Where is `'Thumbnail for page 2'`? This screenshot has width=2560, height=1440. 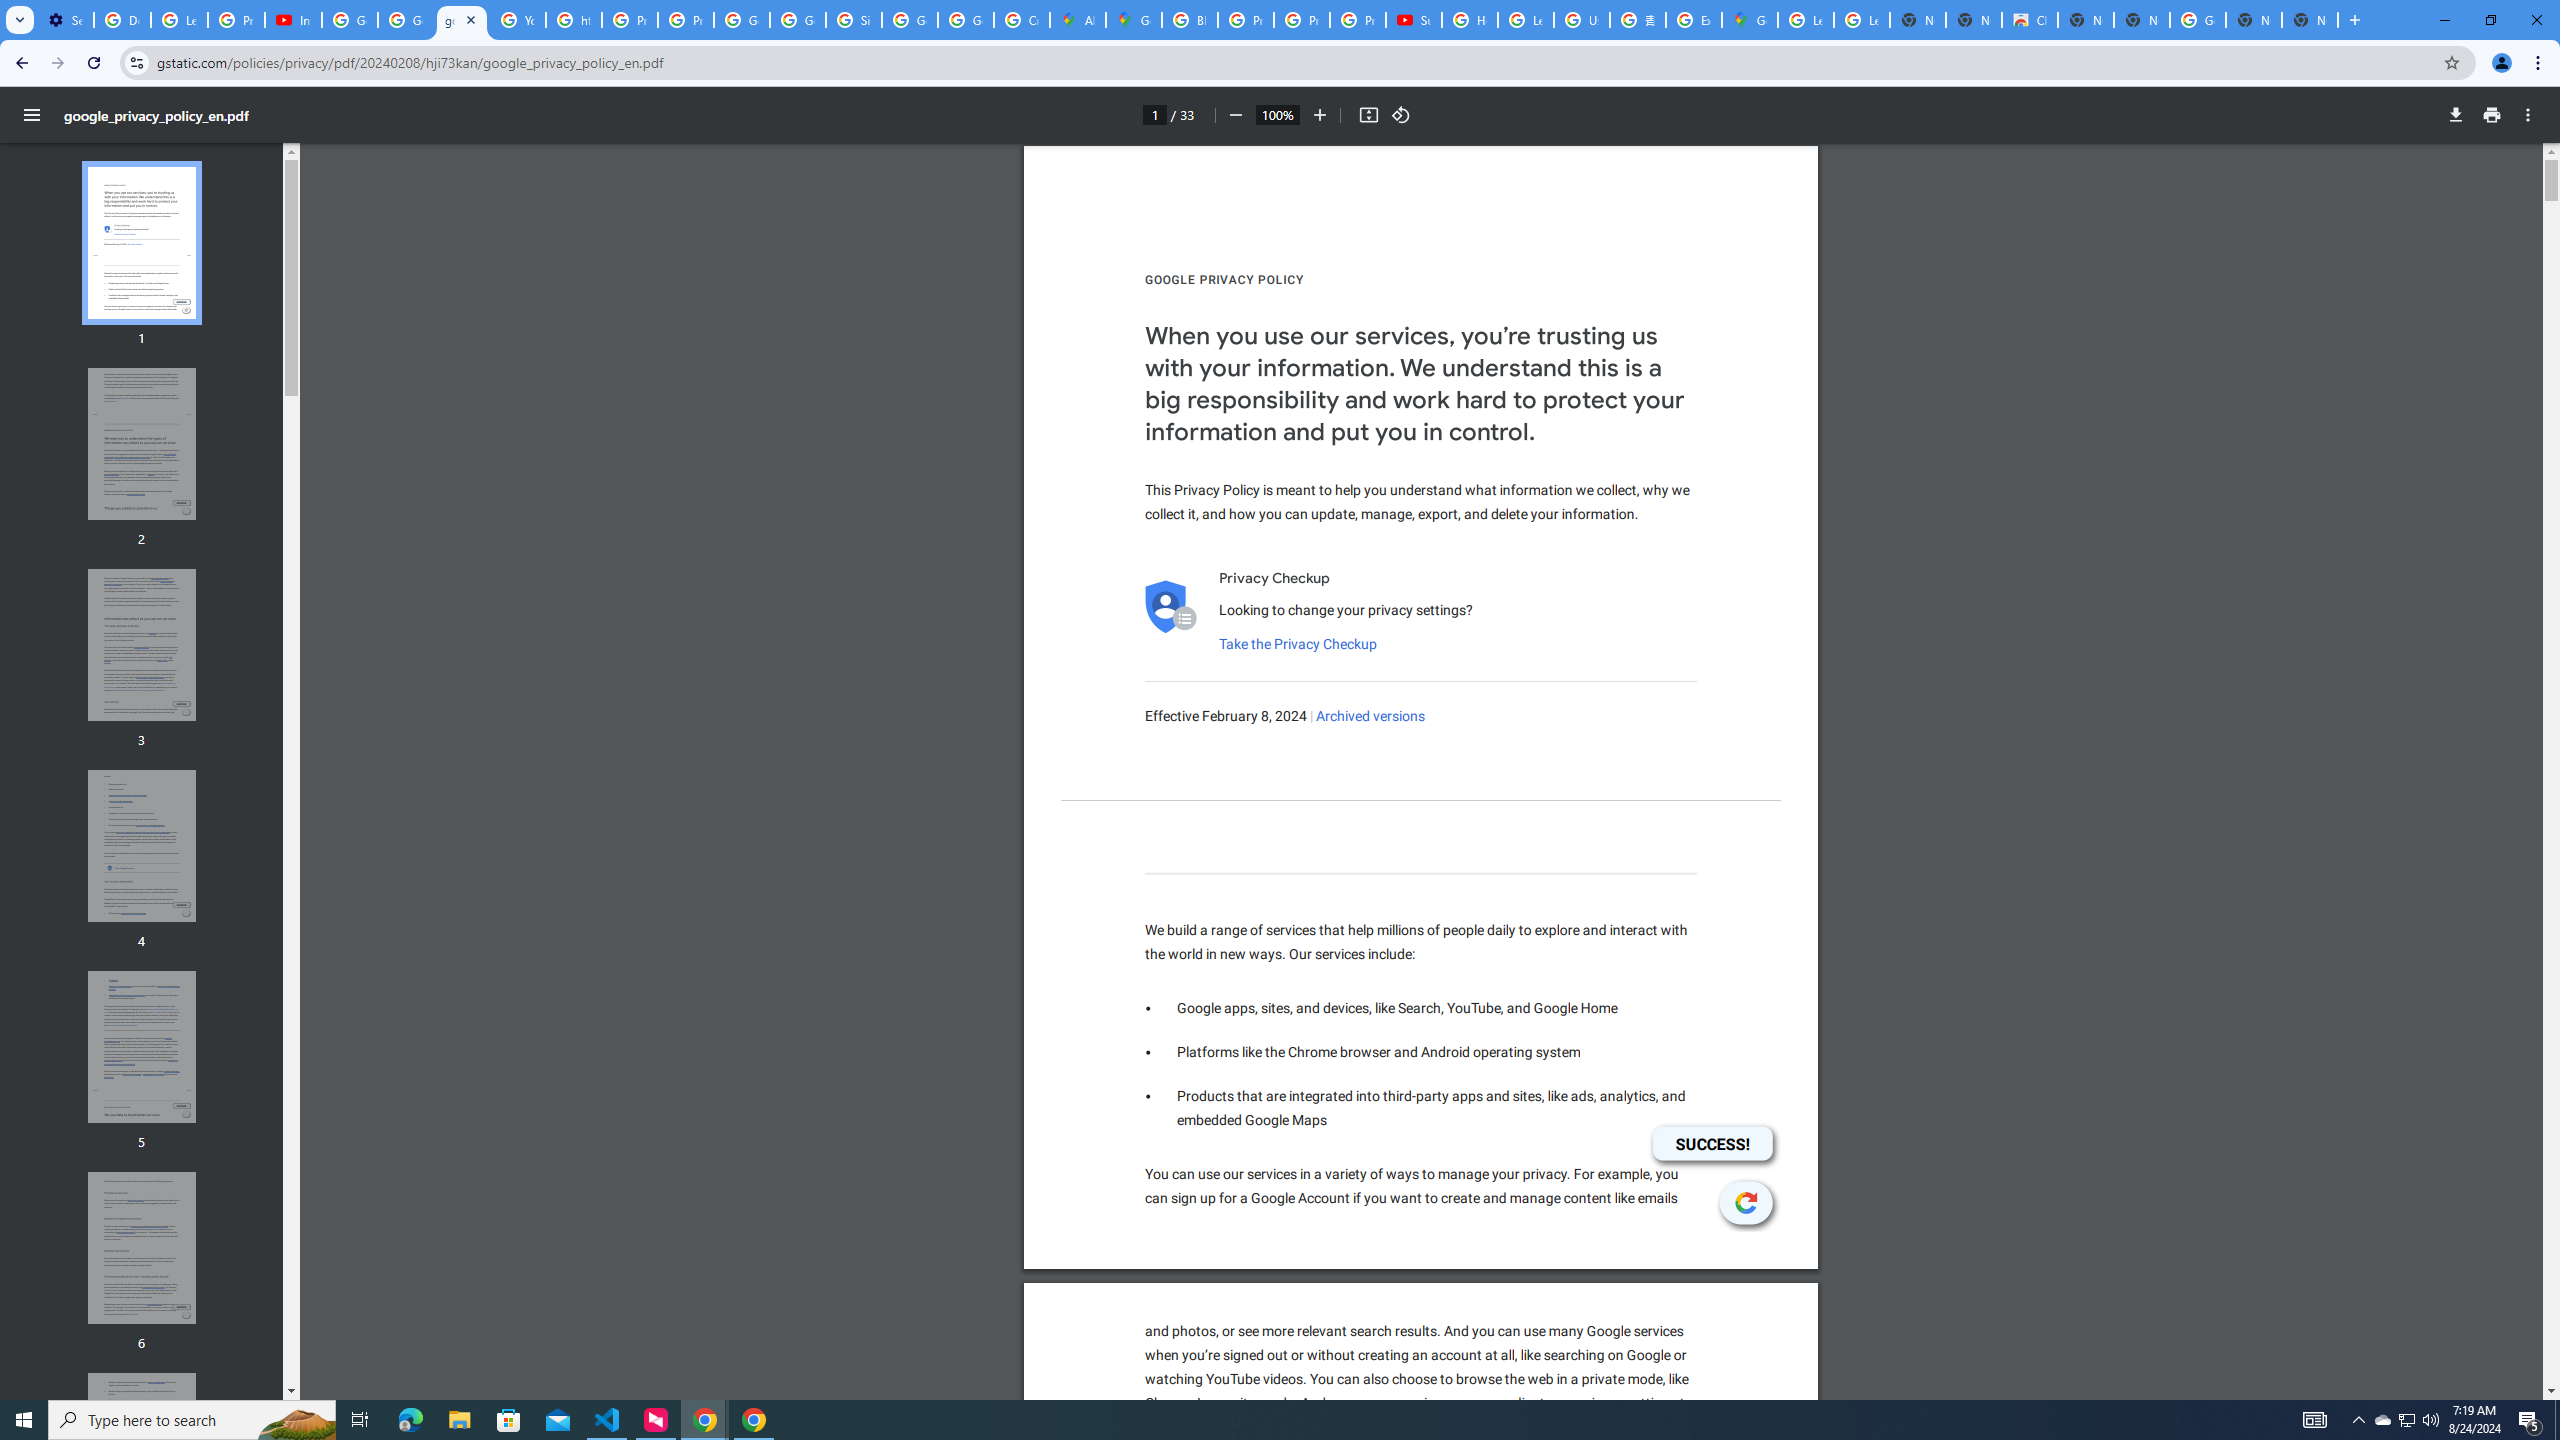 'Thumbnail for page 2' is located at coordinates (142, 444).